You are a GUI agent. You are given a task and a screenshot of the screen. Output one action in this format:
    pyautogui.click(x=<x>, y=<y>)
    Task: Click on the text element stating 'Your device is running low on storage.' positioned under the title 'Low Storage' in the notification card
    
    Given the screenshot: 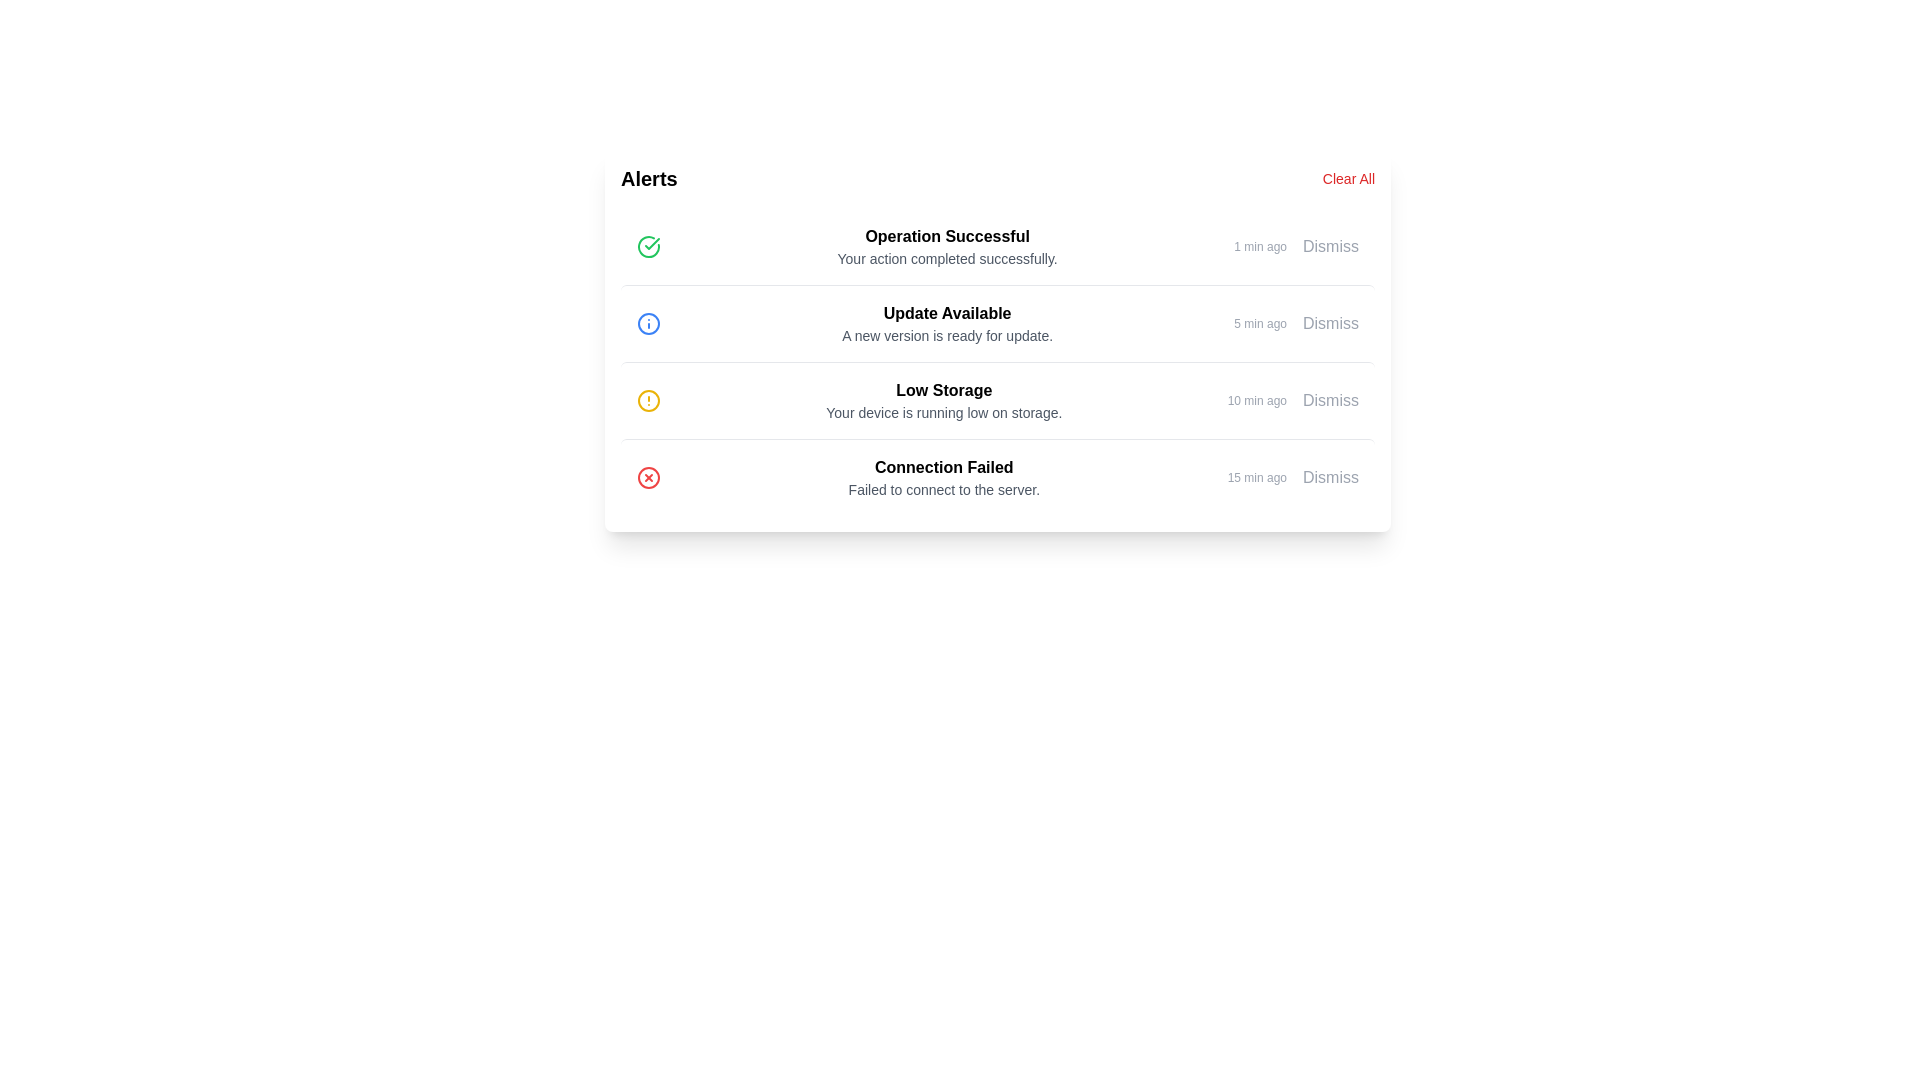 What is the action you would take?
    pyautogui.click(x=943, y=411)
    